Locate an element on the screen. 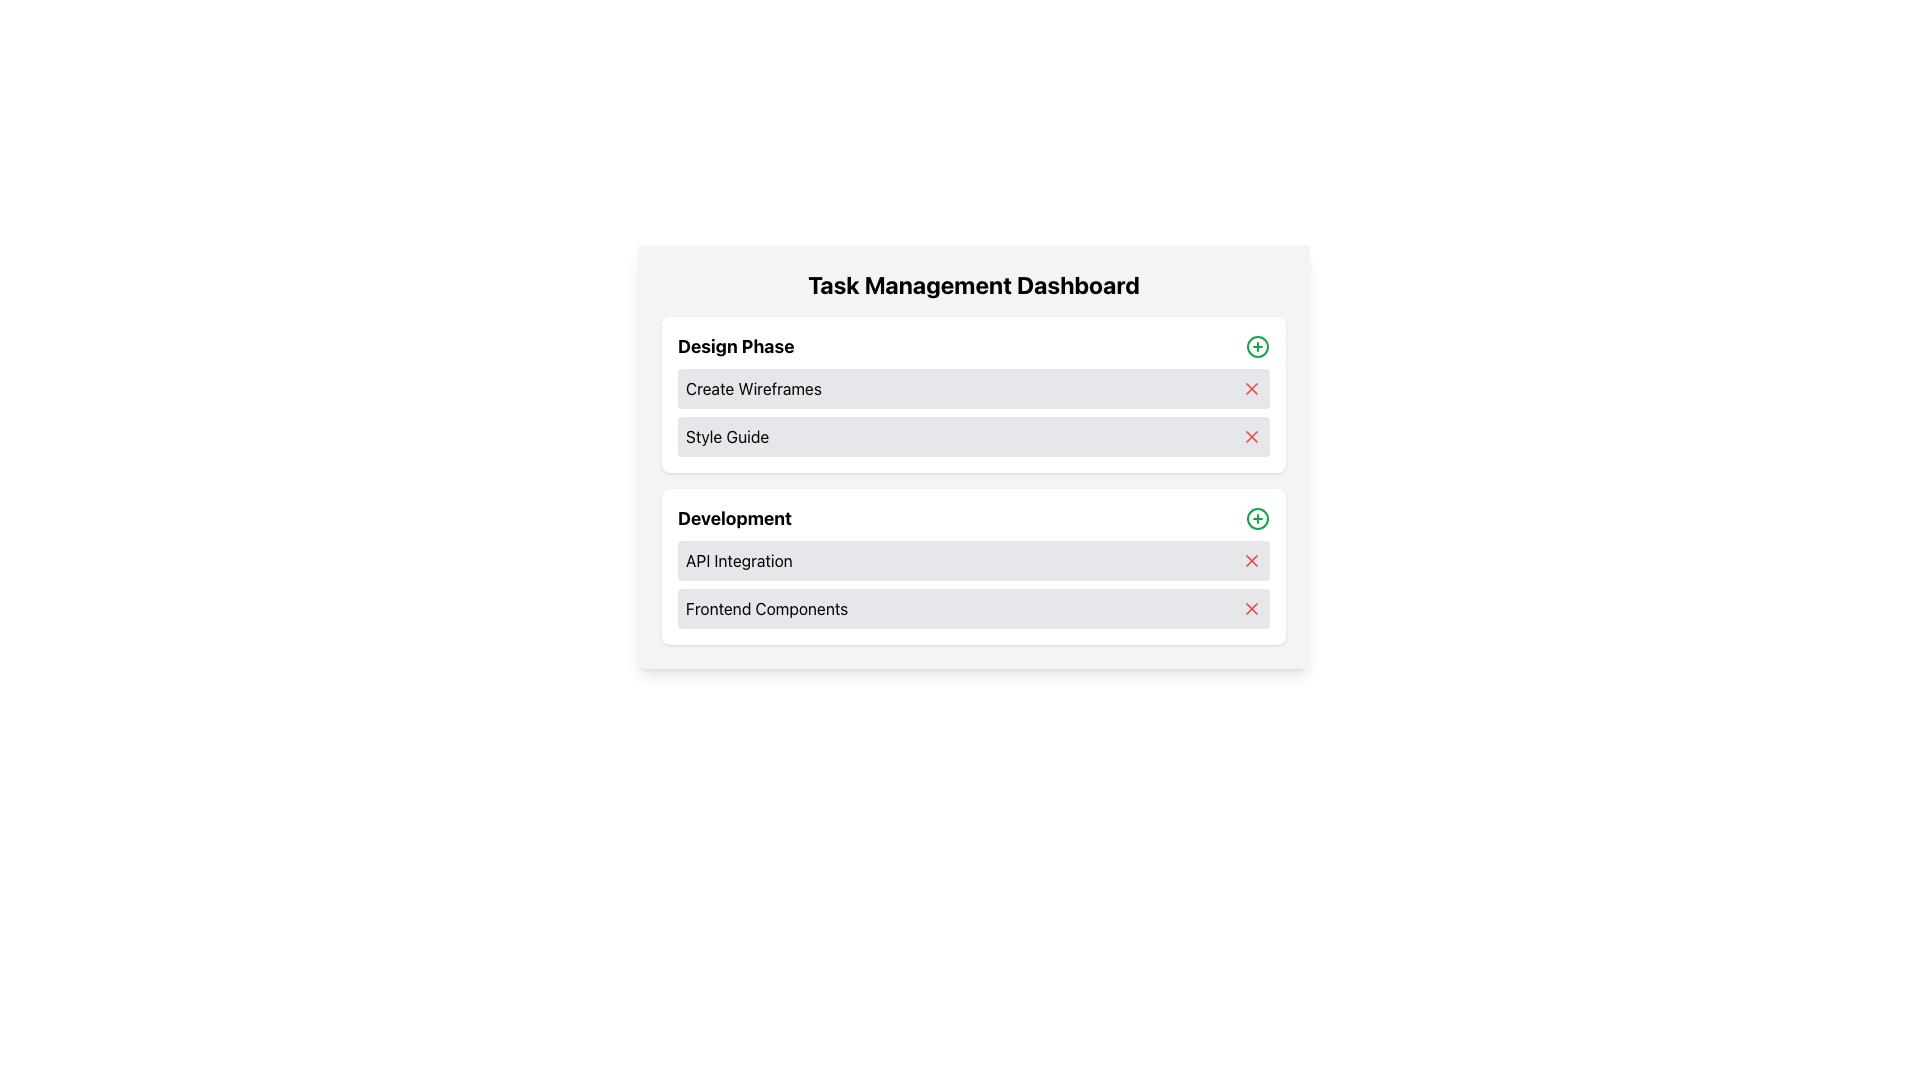 This screenshot has width=1920, height=1080. the plus icon button located in the top-right corner of the 'Design Phase' section is located at coordinates (1256, 346).